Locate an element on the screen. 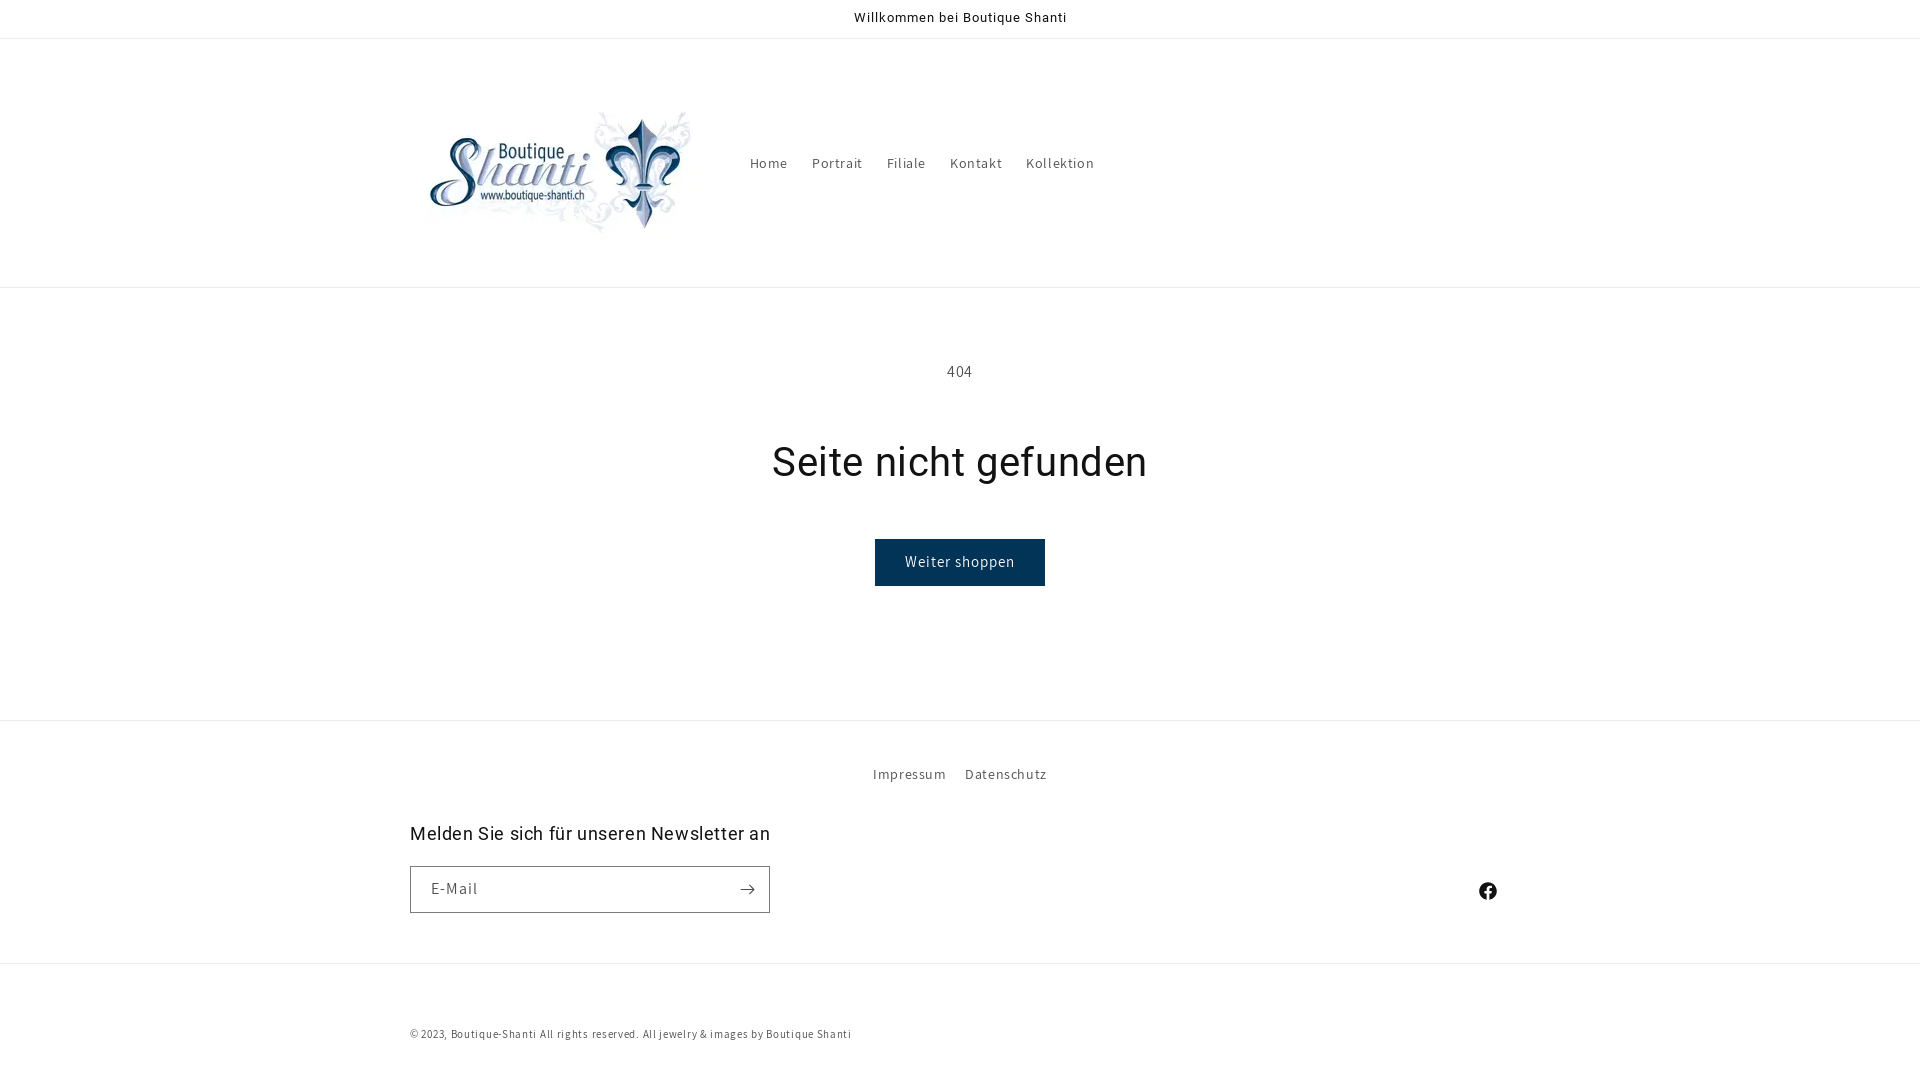 This screenshot has width=1920, height=1080. 'Warenkorb' is located at coordinates (1492, 161).